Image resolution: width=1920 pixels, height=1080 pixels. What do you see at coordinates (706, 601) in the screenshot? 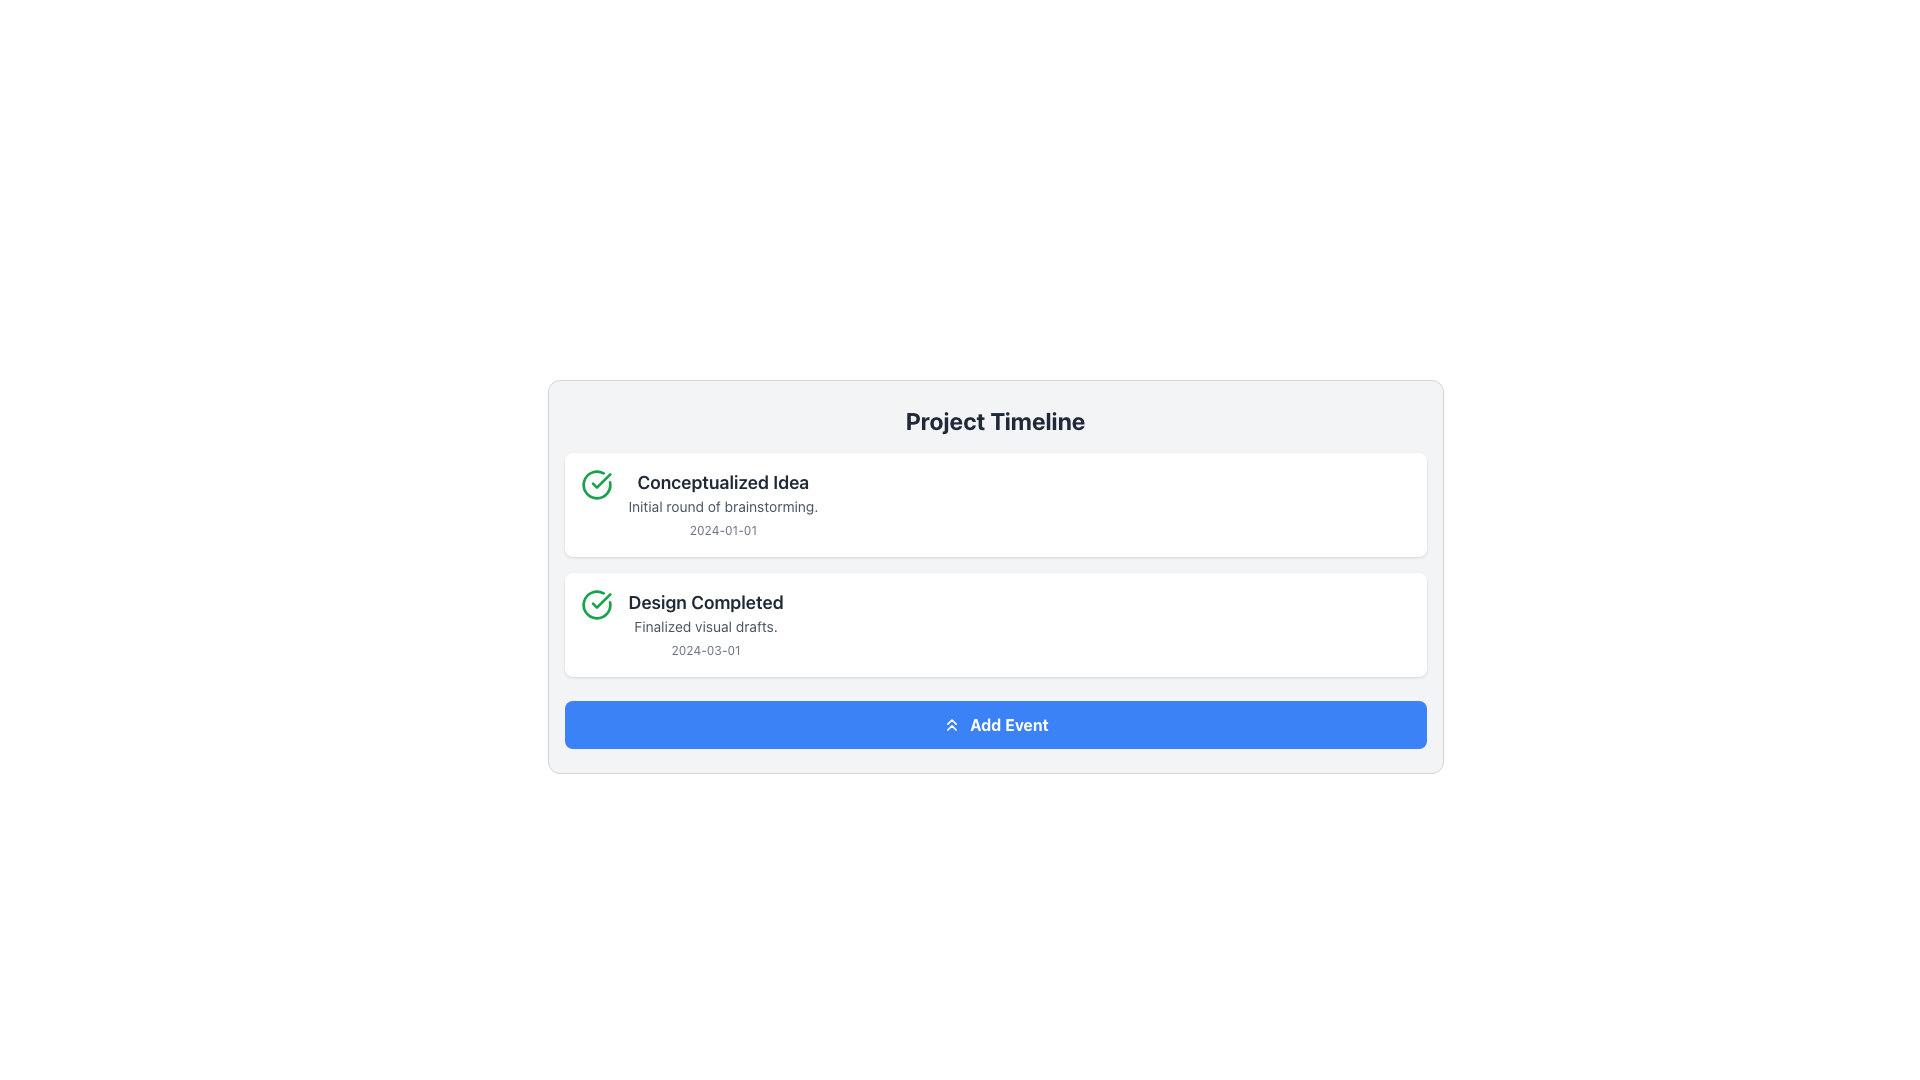
I see `the text label displaying 'Design Completed', which is styled with a bold font and dark-gray color, positioned prominently above the text 'Finalized visual drafts.'` at bounding box center [706, 601].